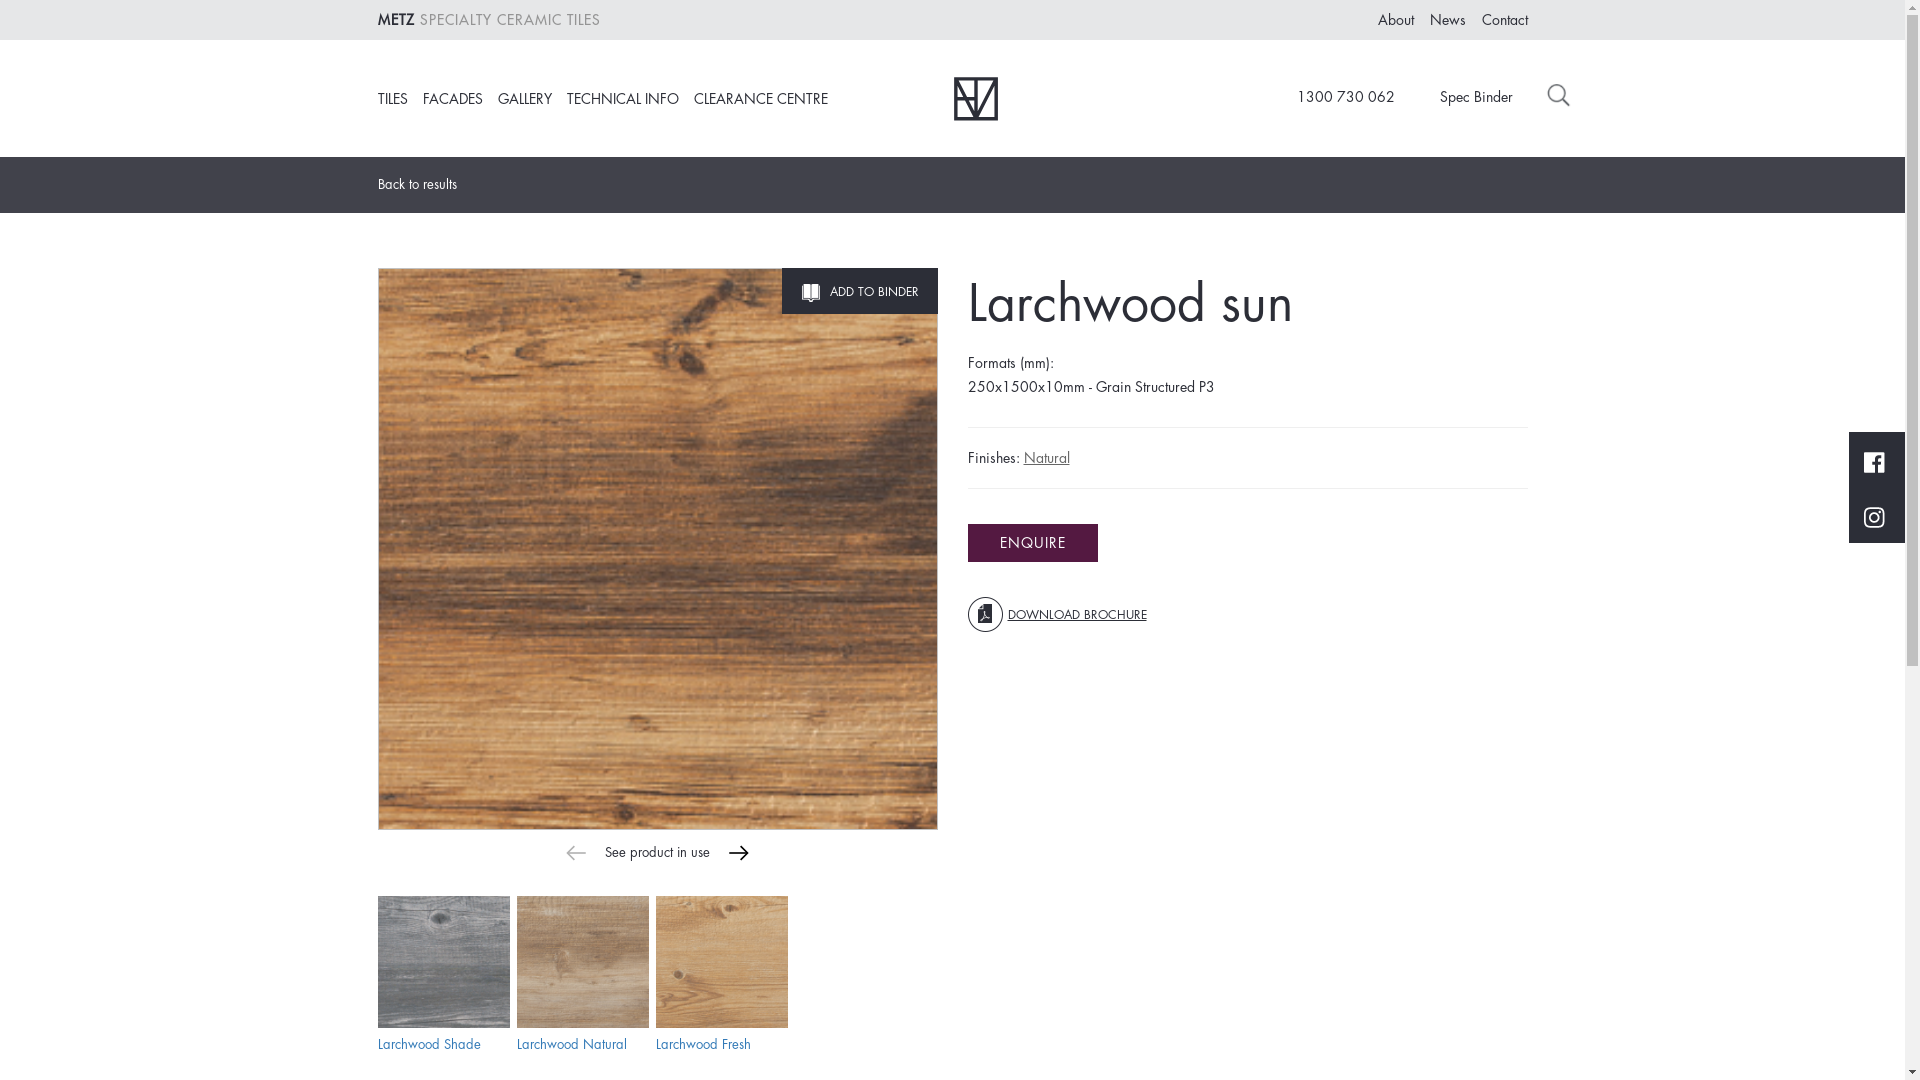  I want to click on 'GALLERY', so click(524, 99).